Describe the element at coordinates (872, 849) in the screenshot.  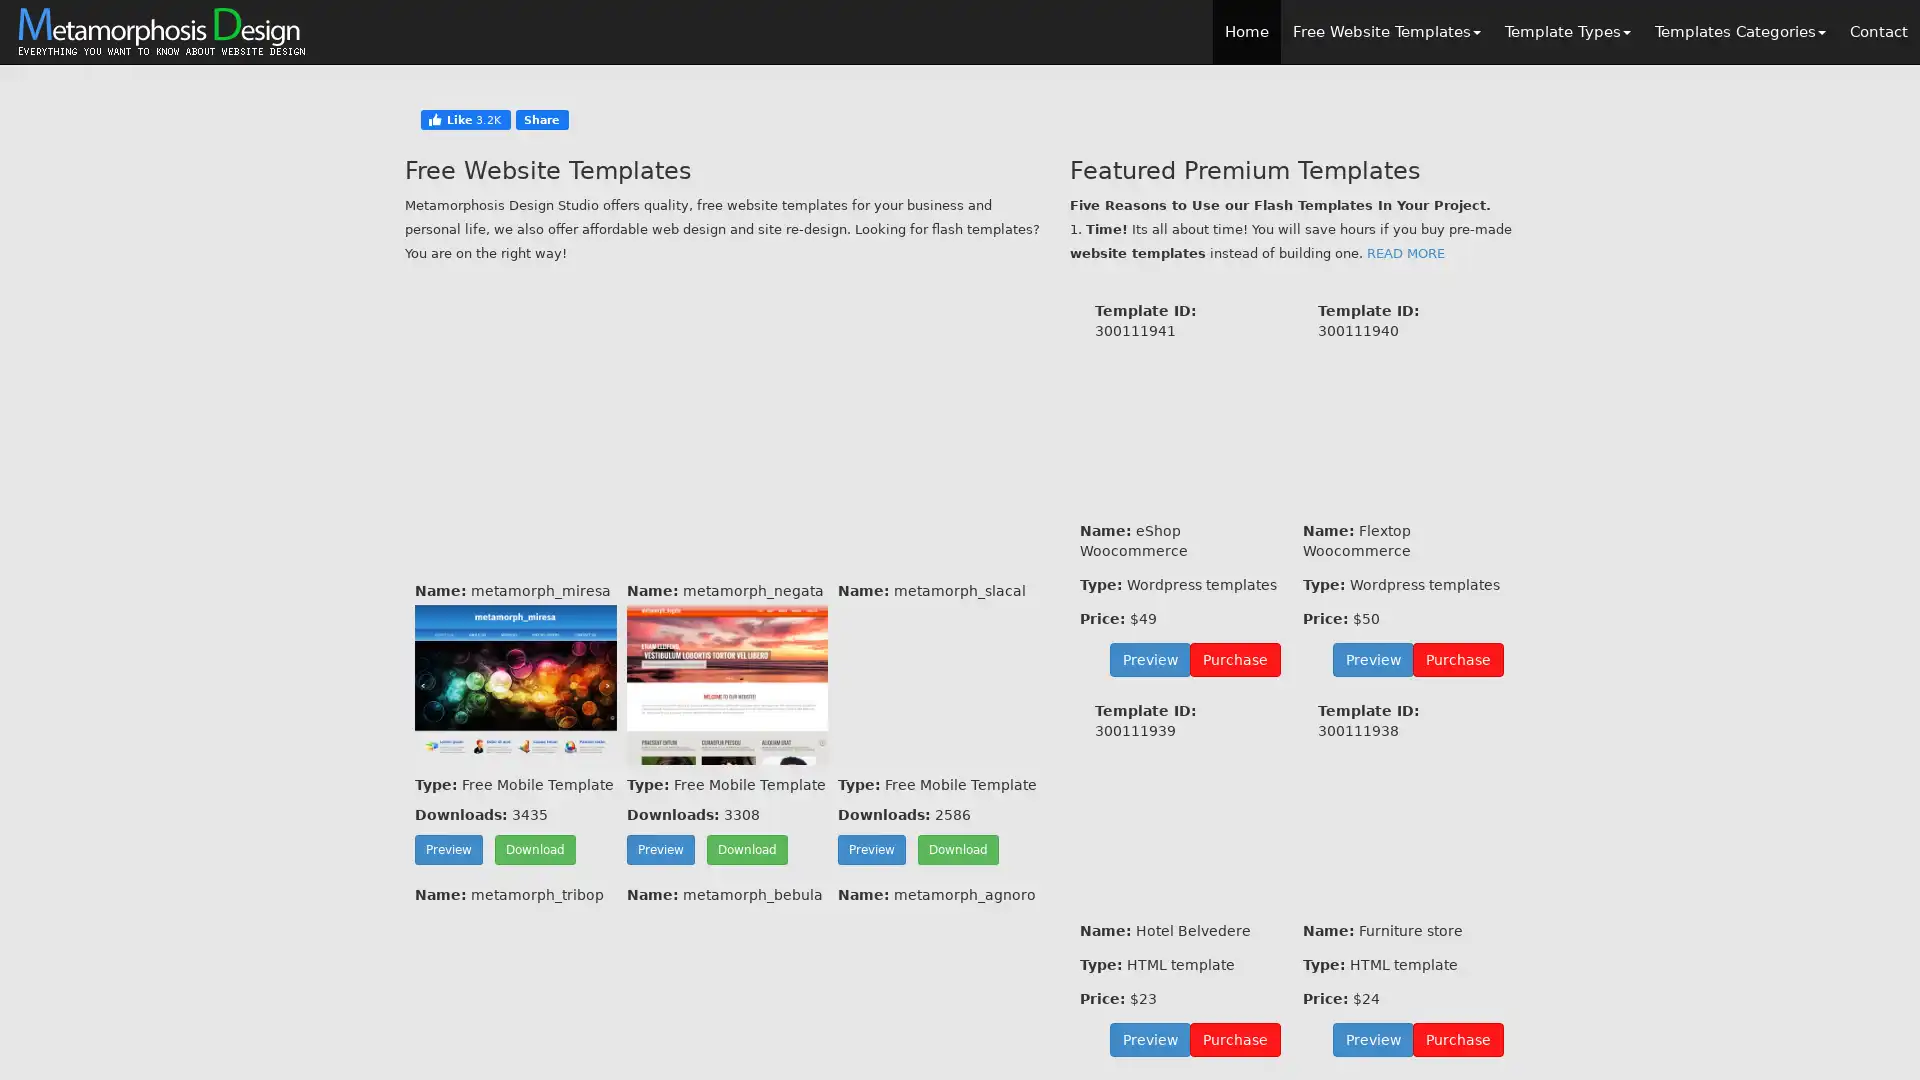
I see `Preview` at that location.